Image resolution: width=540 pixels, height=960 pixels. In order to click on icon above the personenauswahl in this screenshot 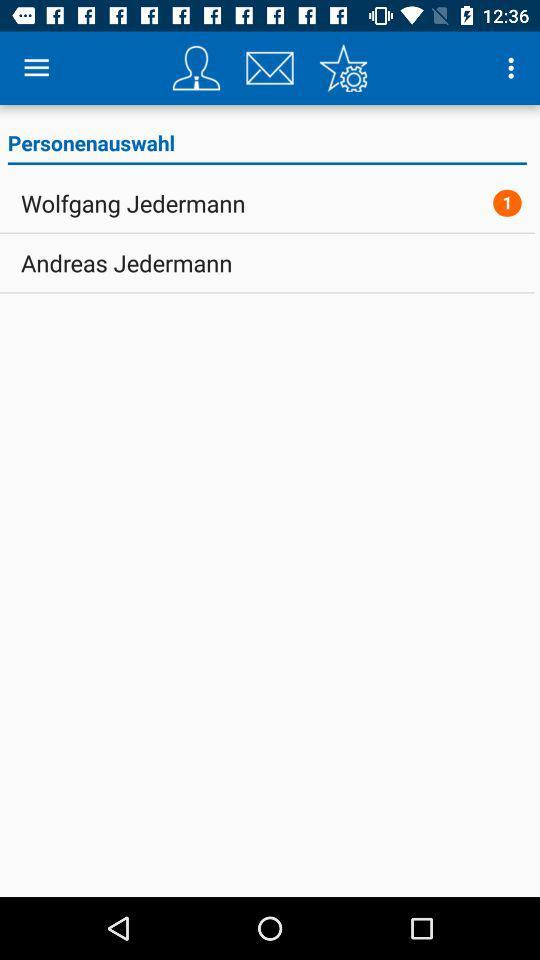, I will do `click(513, 68)`.